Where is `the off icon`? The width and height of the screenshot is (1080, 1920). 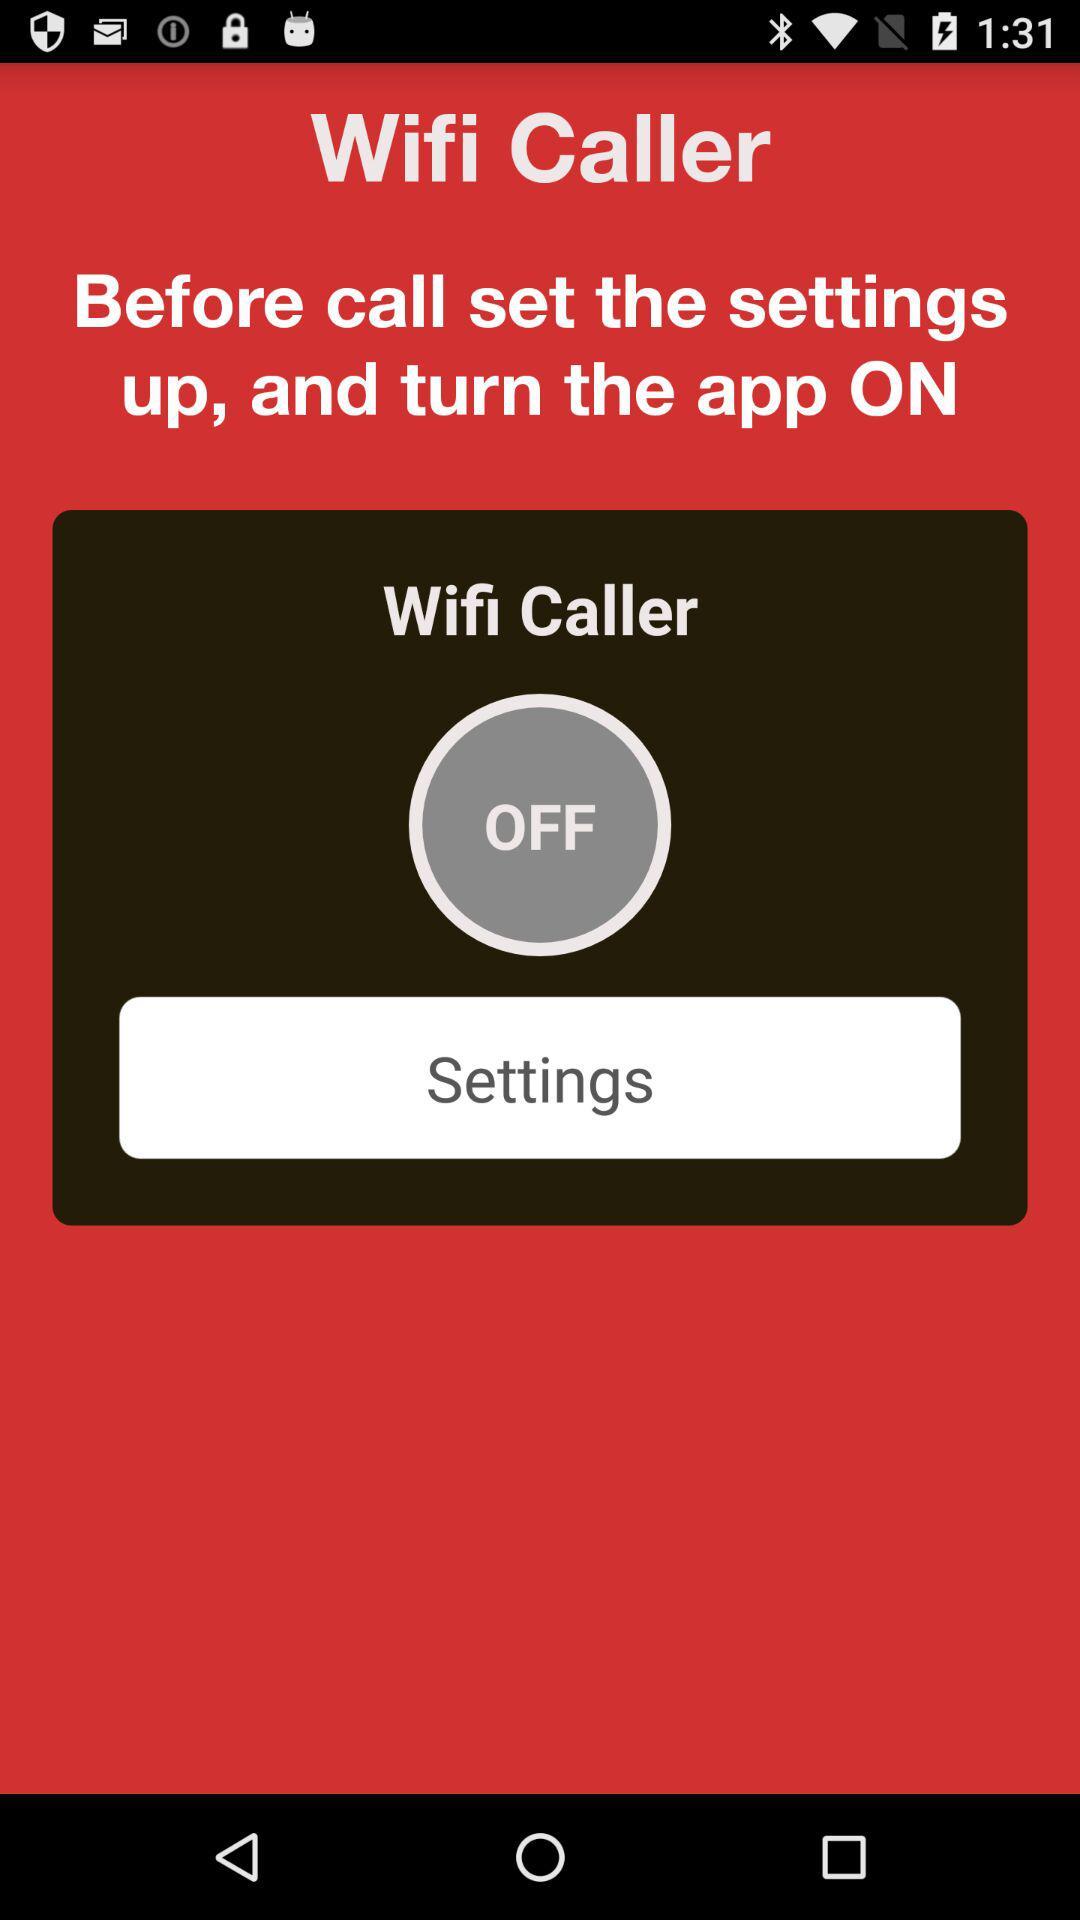
the off icon is located at coordinates (540, 825).